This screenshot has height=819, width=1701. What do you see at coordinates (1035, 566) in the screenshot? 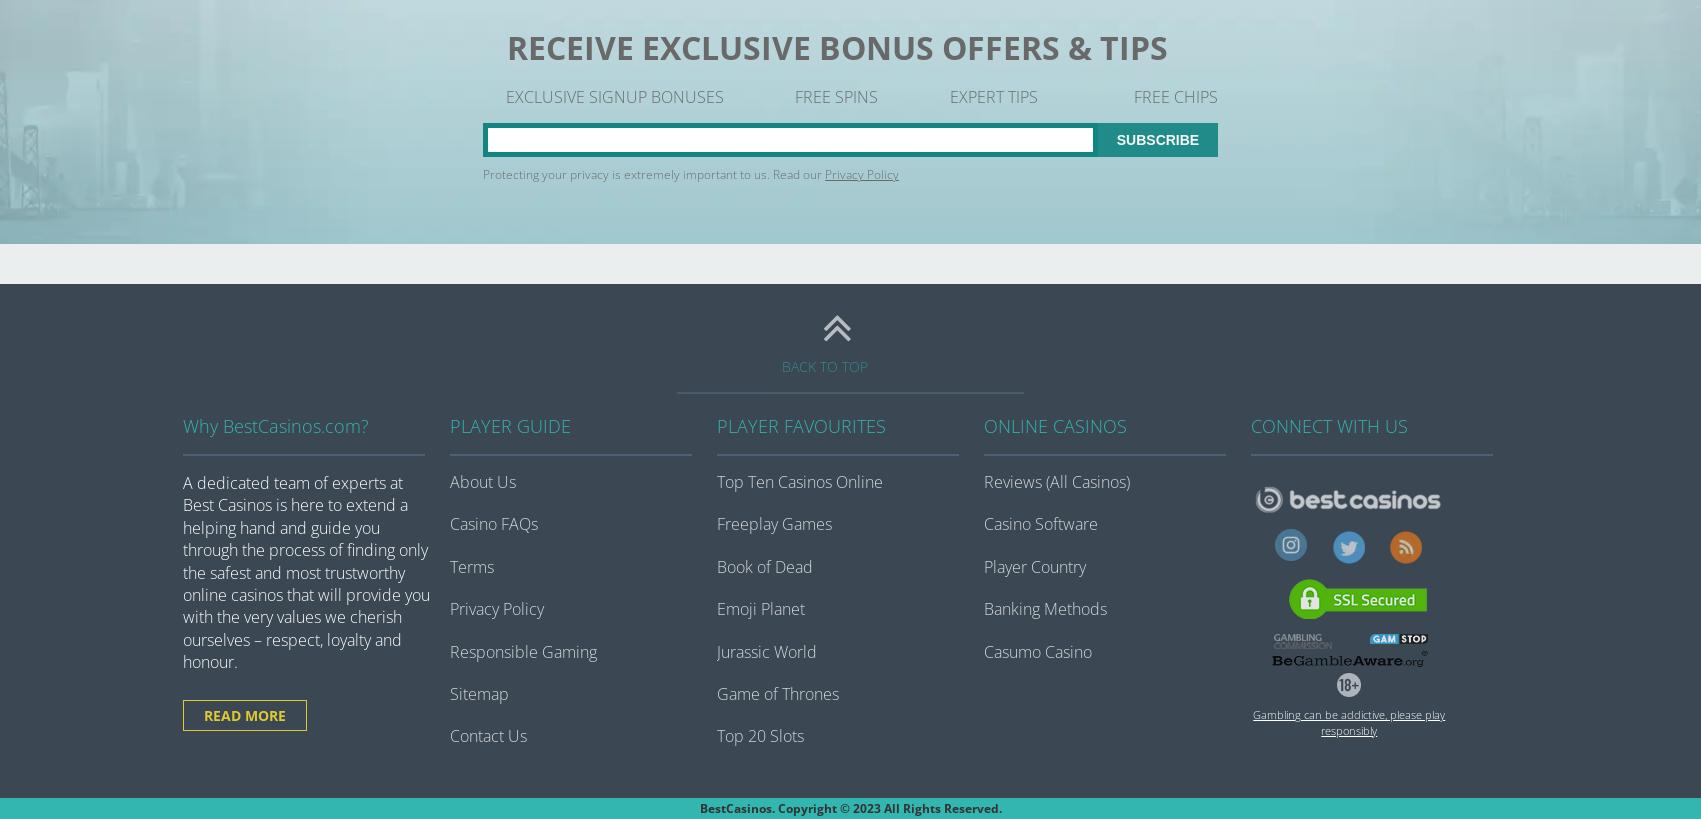
I see `'Player Country'` at bounding box center [1035, 566].